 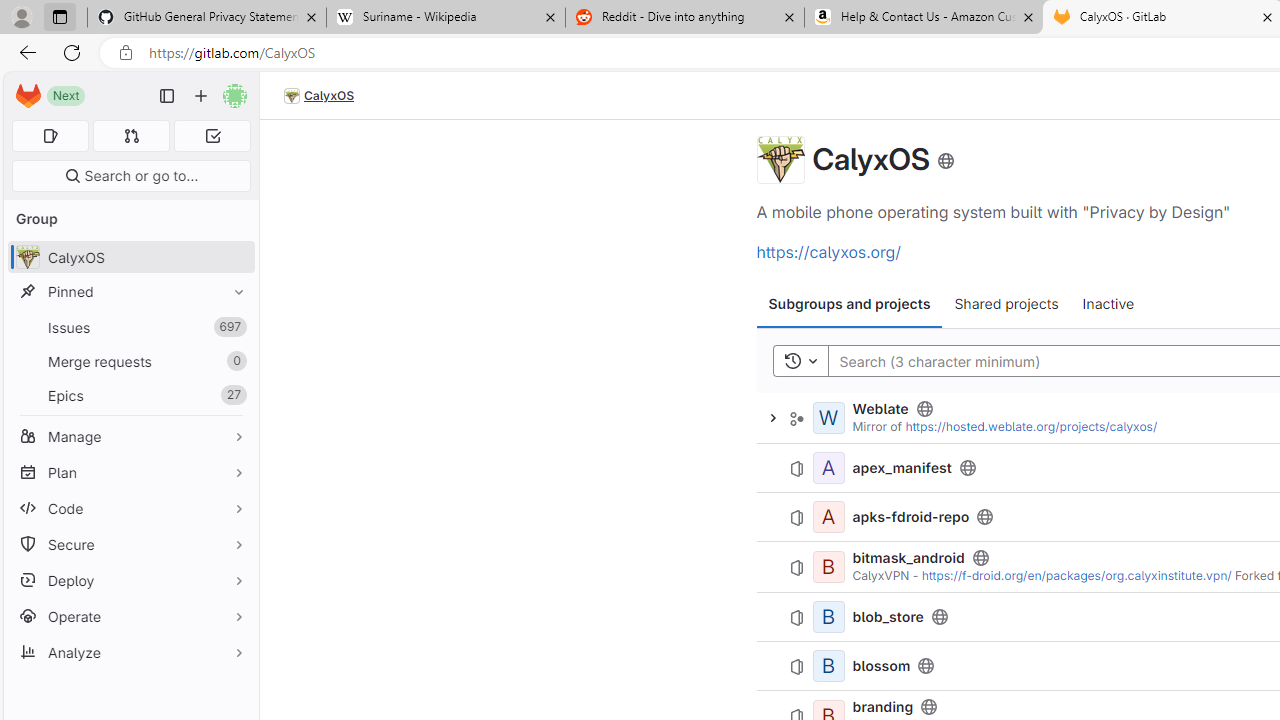 I want to click on 'Unpin Merge requests', so click(x=234, y=361).